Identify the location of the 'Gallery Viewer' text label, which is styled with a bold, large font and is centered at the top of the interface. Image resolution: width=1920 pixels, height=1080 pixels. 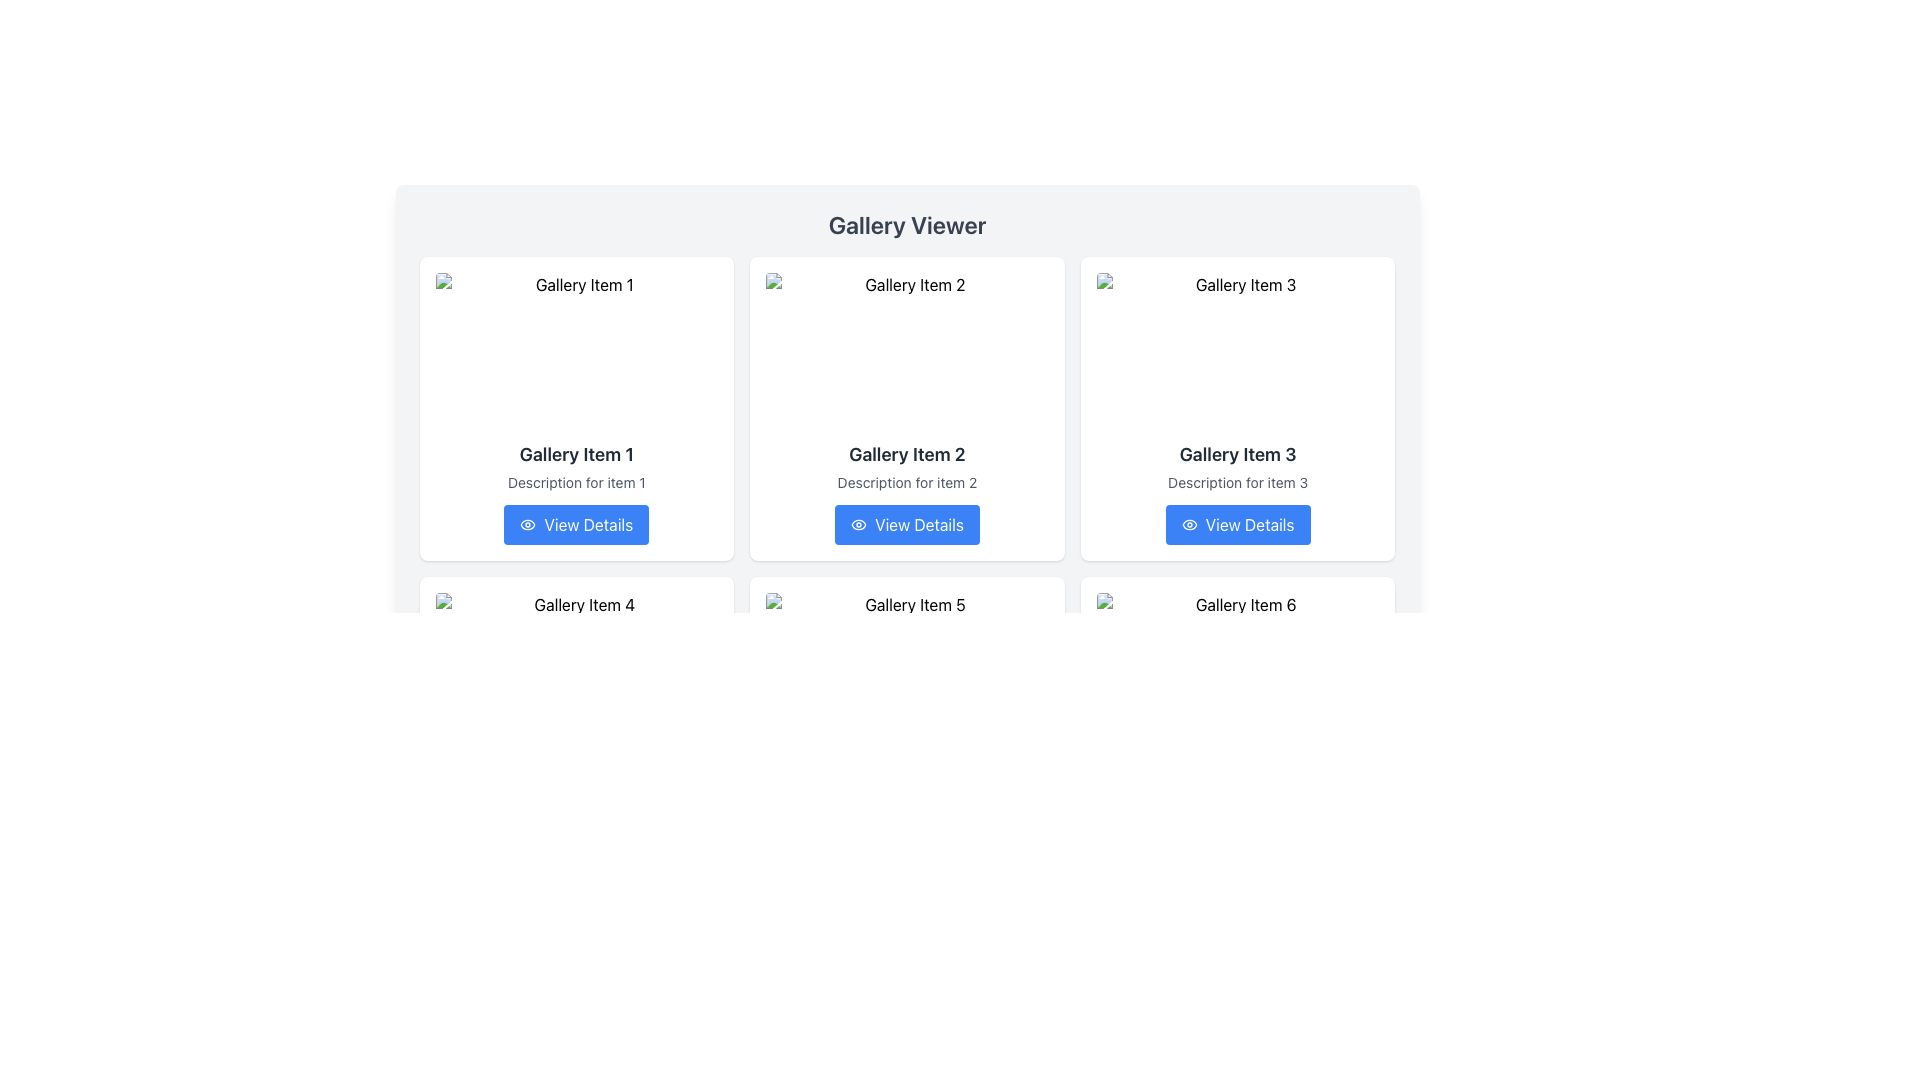
(906, 224).